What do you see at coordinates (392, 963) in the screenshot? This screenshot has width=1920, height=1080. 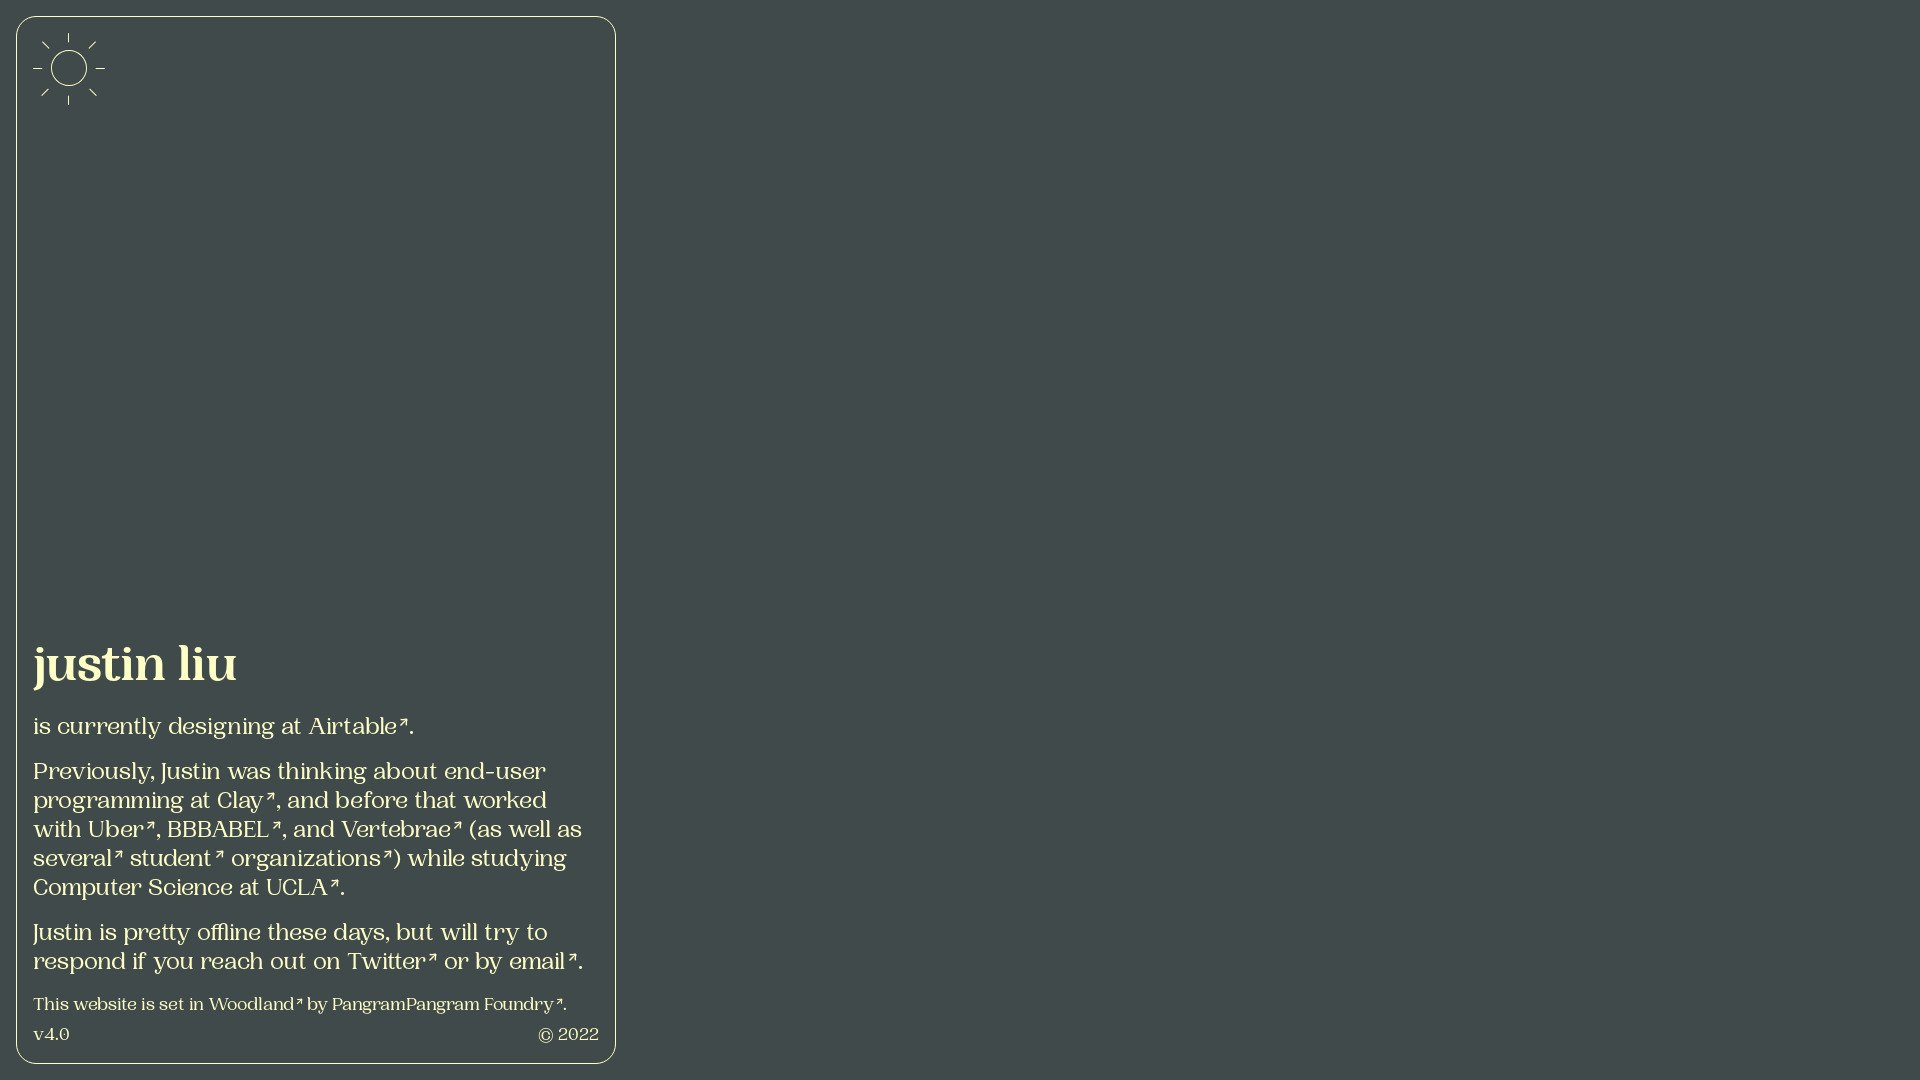 I see `'Twitter'` at bounding box center [392, 963].